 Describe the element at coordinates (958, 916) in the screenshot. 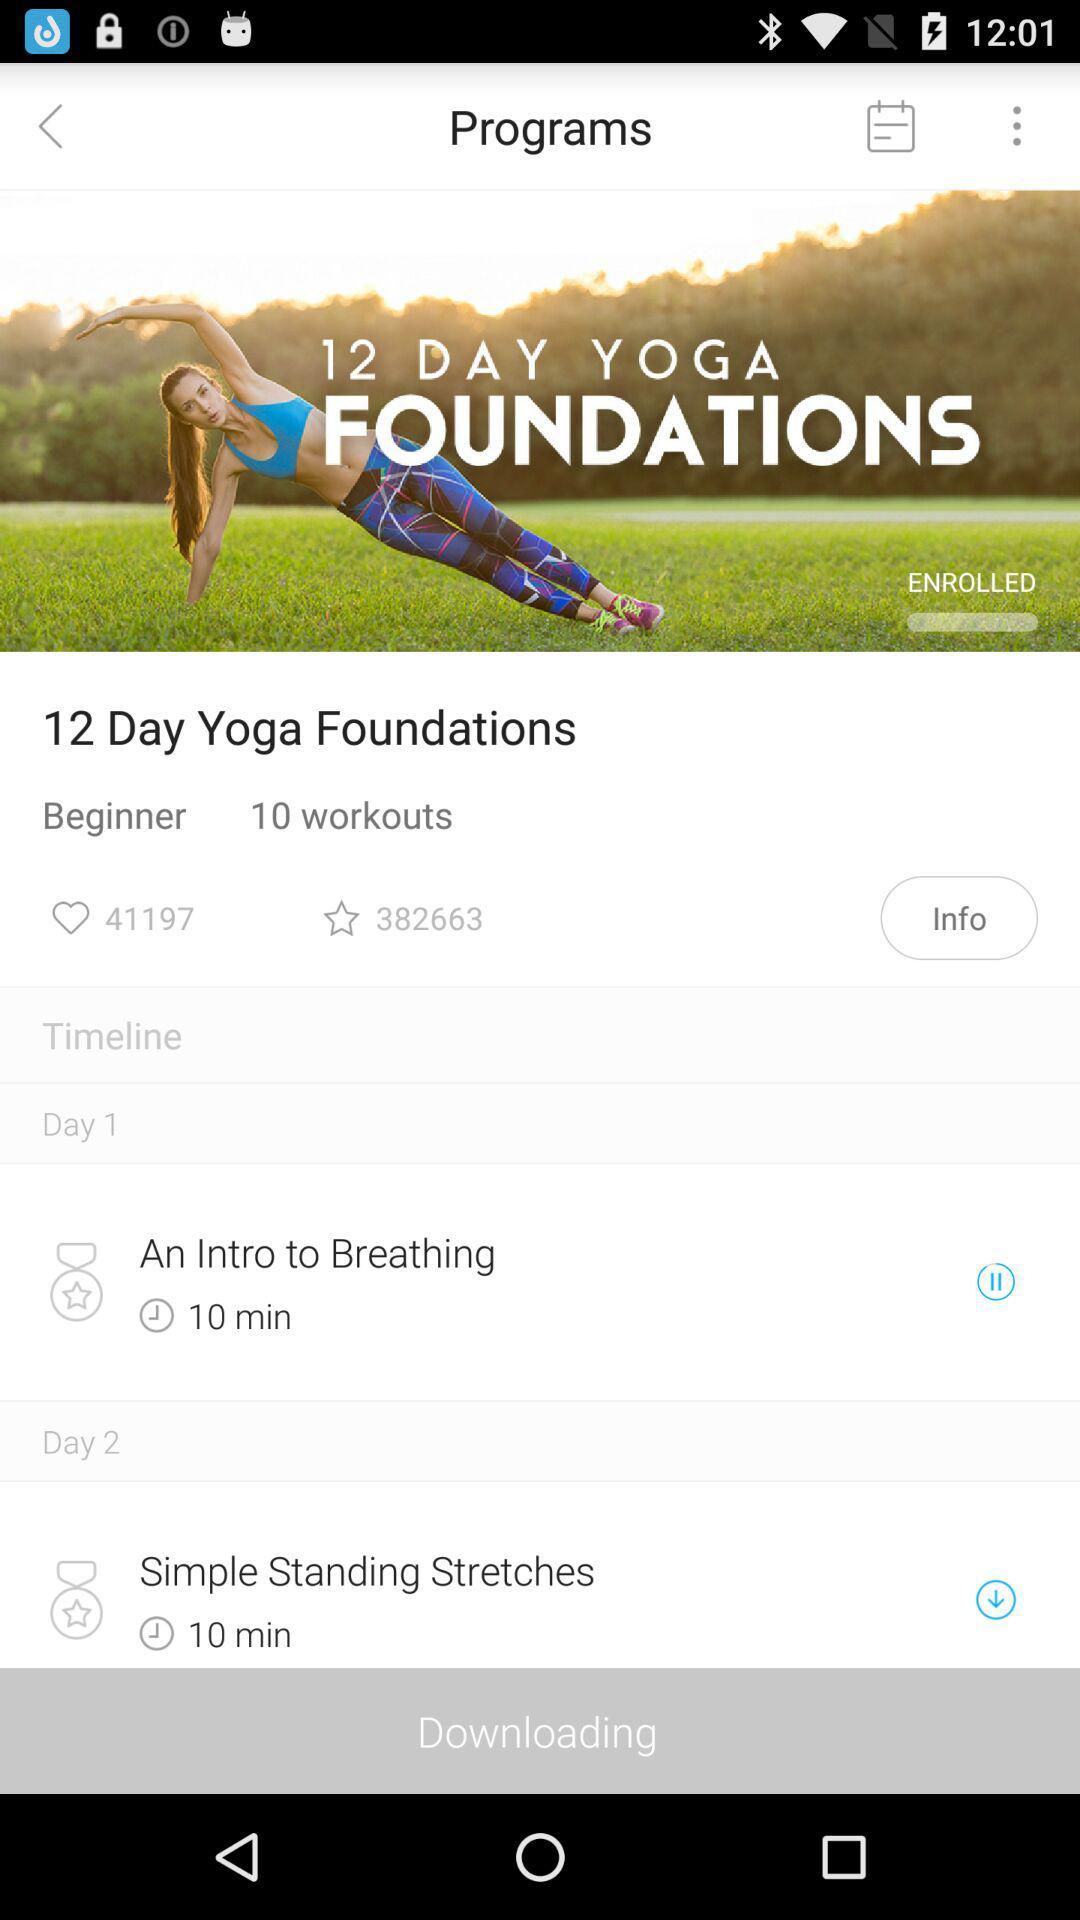

I see `info item` at that location.